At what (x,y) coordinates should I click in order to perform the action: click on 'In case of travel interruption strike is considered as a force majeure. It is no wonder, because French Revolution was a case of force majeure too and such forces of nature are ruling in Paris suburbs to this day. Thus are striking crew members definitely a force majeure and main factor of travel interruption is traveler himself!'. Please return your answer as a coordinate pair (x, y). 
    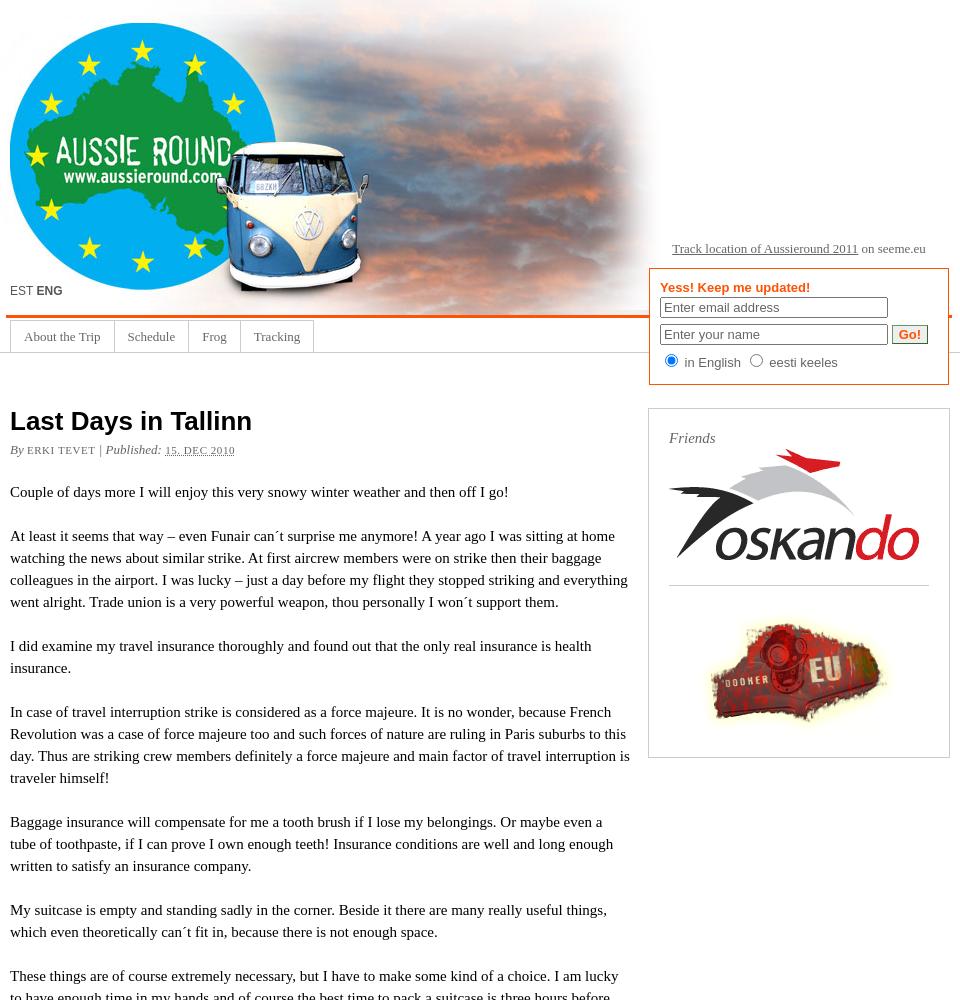
    Looking at the image, I should click on (319, 744).